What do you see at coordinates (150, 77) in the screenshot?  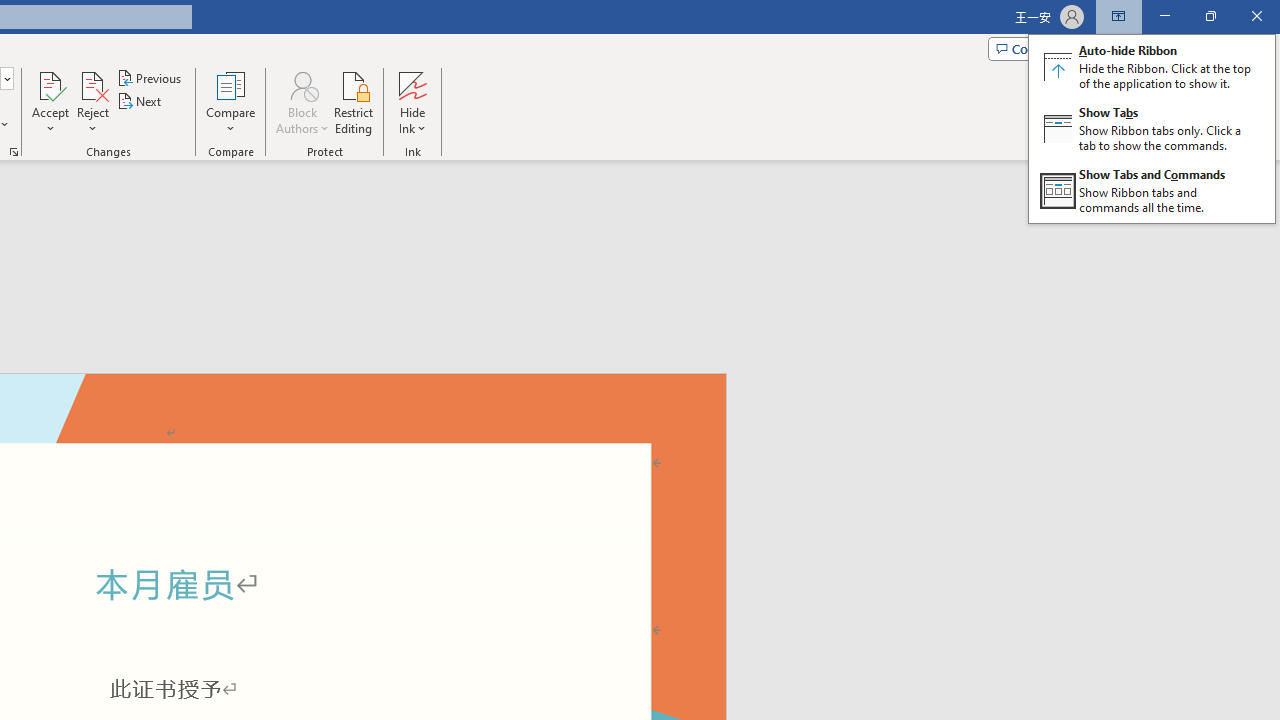 I see `'Previous'` at bounding box center [150, 77].